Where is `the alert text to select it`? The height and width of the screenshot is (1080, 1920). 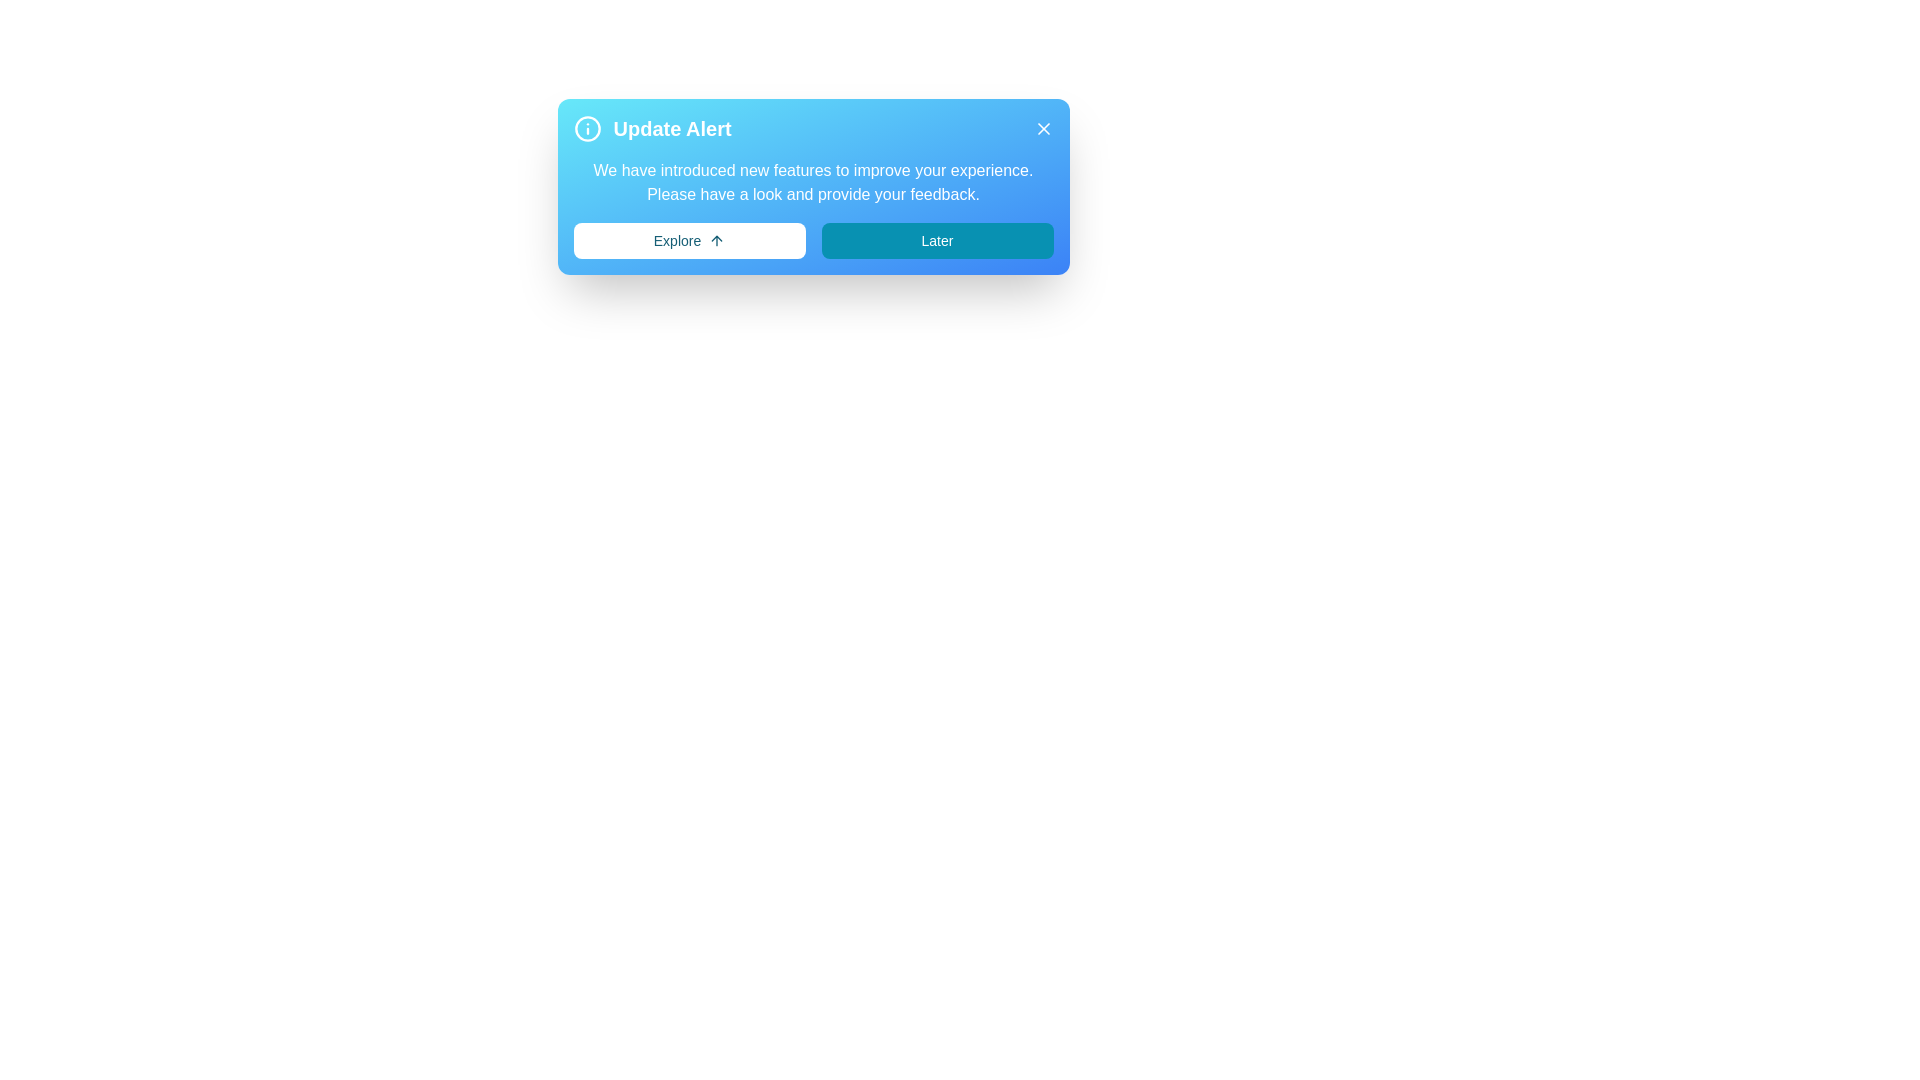
the alert text to select it is located at coordinates (813, 182).